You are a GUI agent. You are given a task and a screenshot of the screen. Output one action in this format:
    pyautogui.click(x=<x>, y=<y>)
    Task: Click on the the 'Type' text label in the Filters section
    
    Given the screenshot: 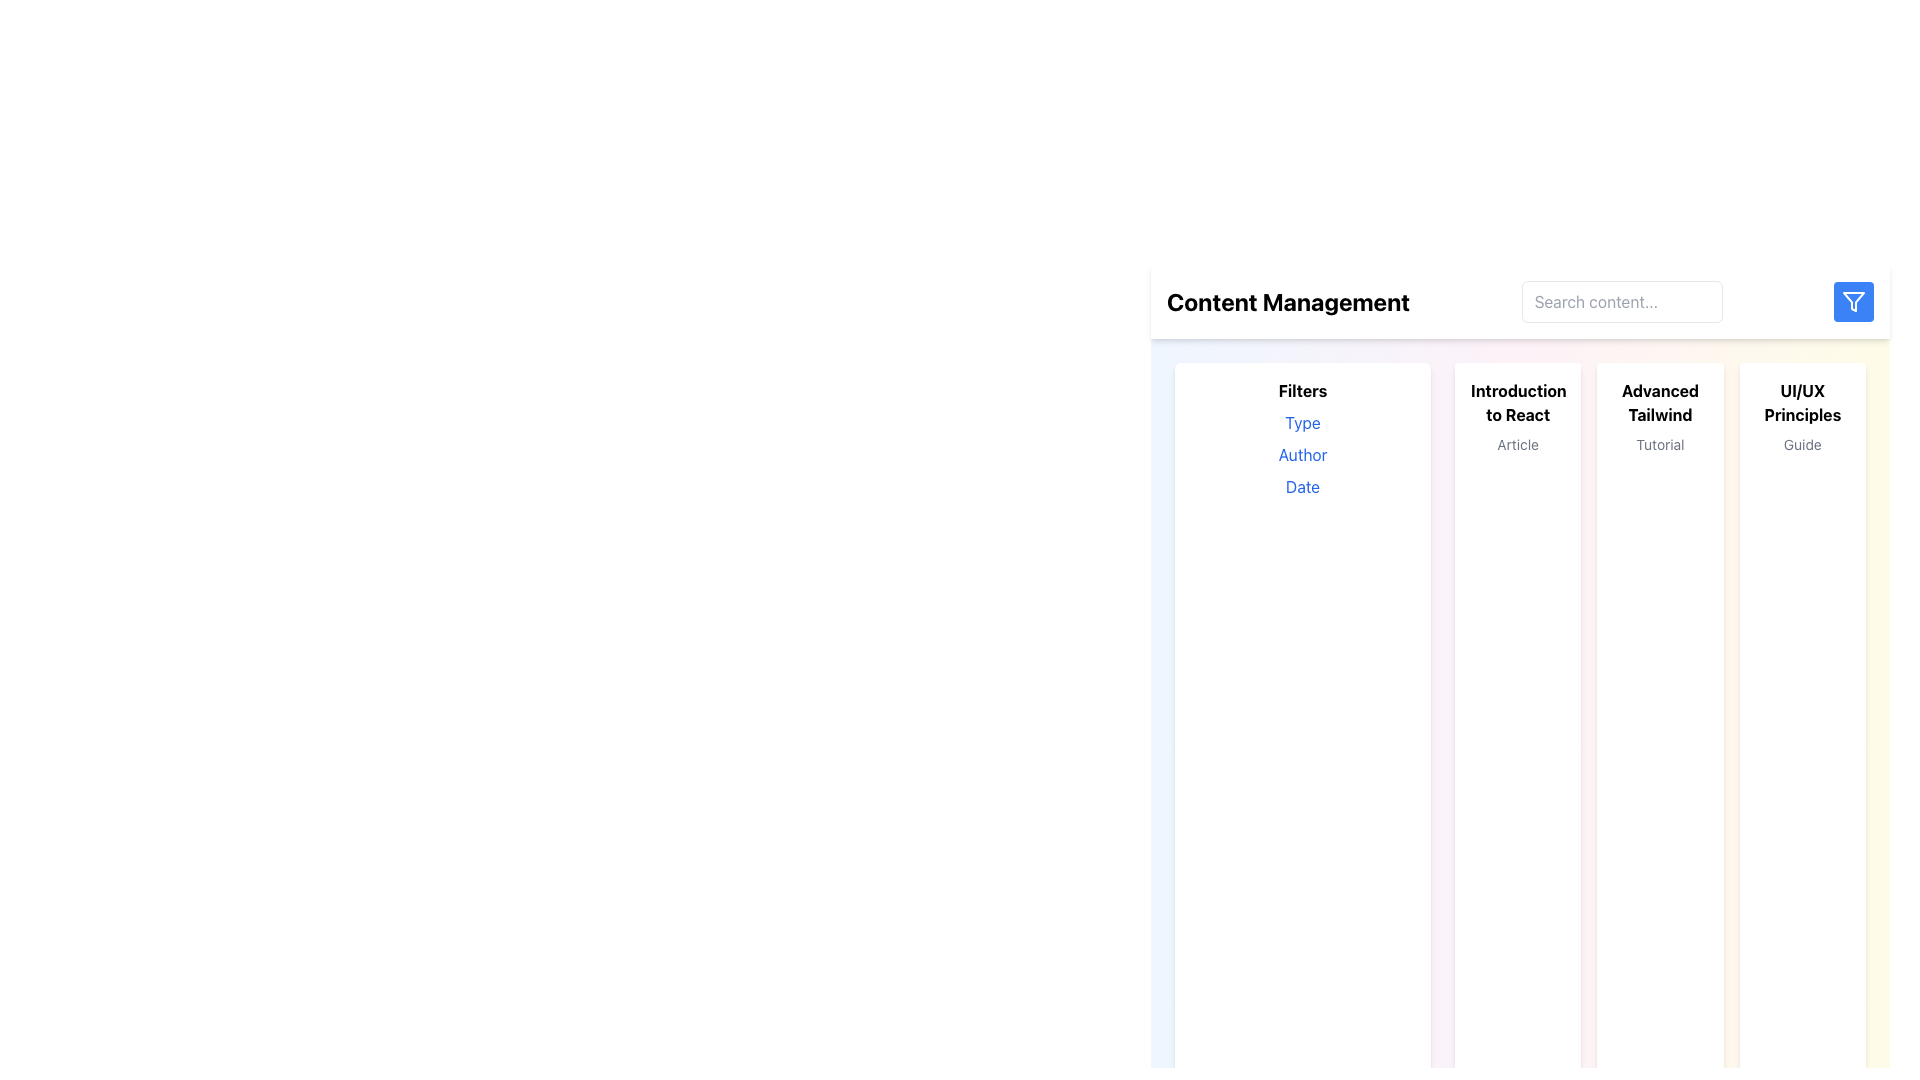 What is the action you would take?
    pyautogui.click(x=1302, y=422)
    